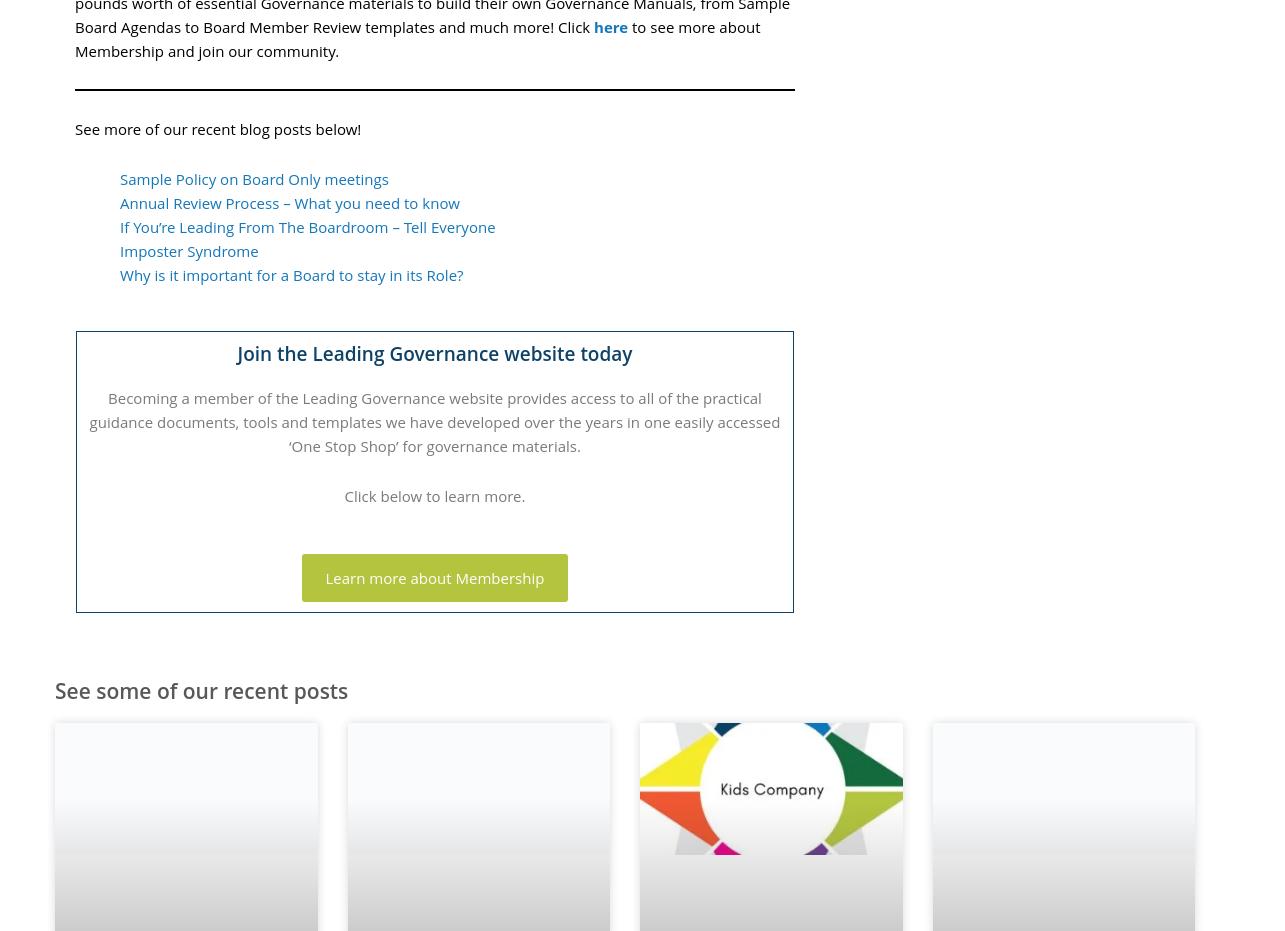 The height and width of the screenshot is (931, 1285). What do you see at coordinates (306, 226) in the screenshot?
I see `'If You’re Leading From The Boardroom – Tell Everyone'` at bounding box center [306, 226].